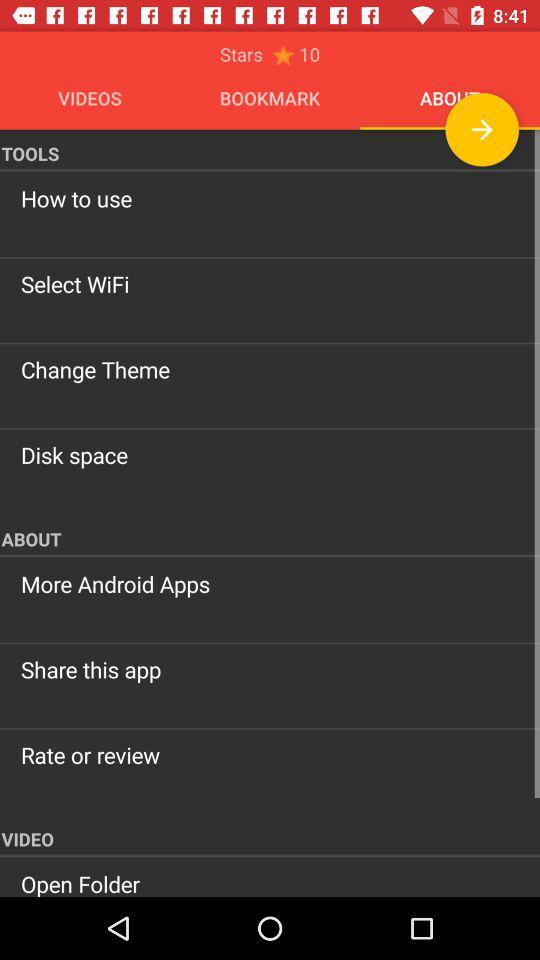 The height and width of the screenshot is (960, 540). I want to click on the how to use, so click(270, 198).